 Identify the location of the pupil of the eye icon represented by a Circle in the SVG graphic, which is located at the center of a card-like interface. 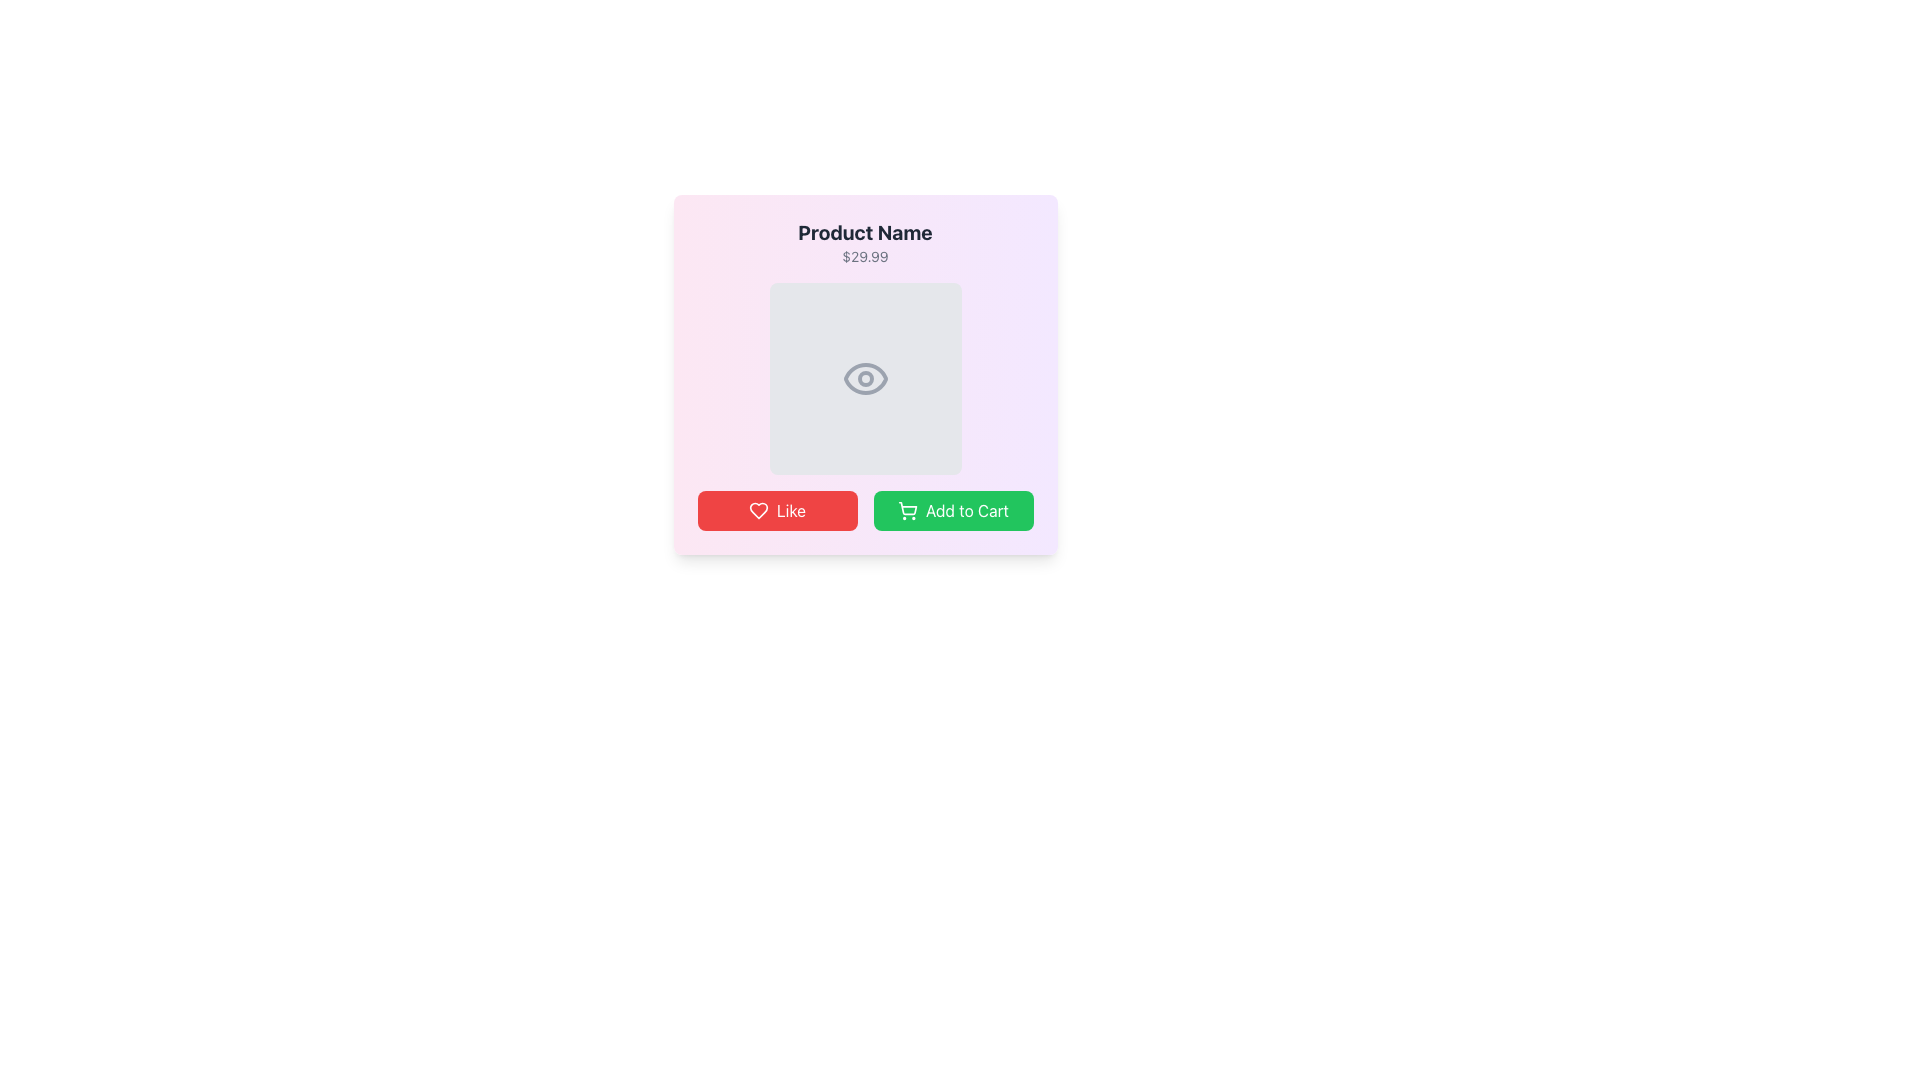
(865, 378).